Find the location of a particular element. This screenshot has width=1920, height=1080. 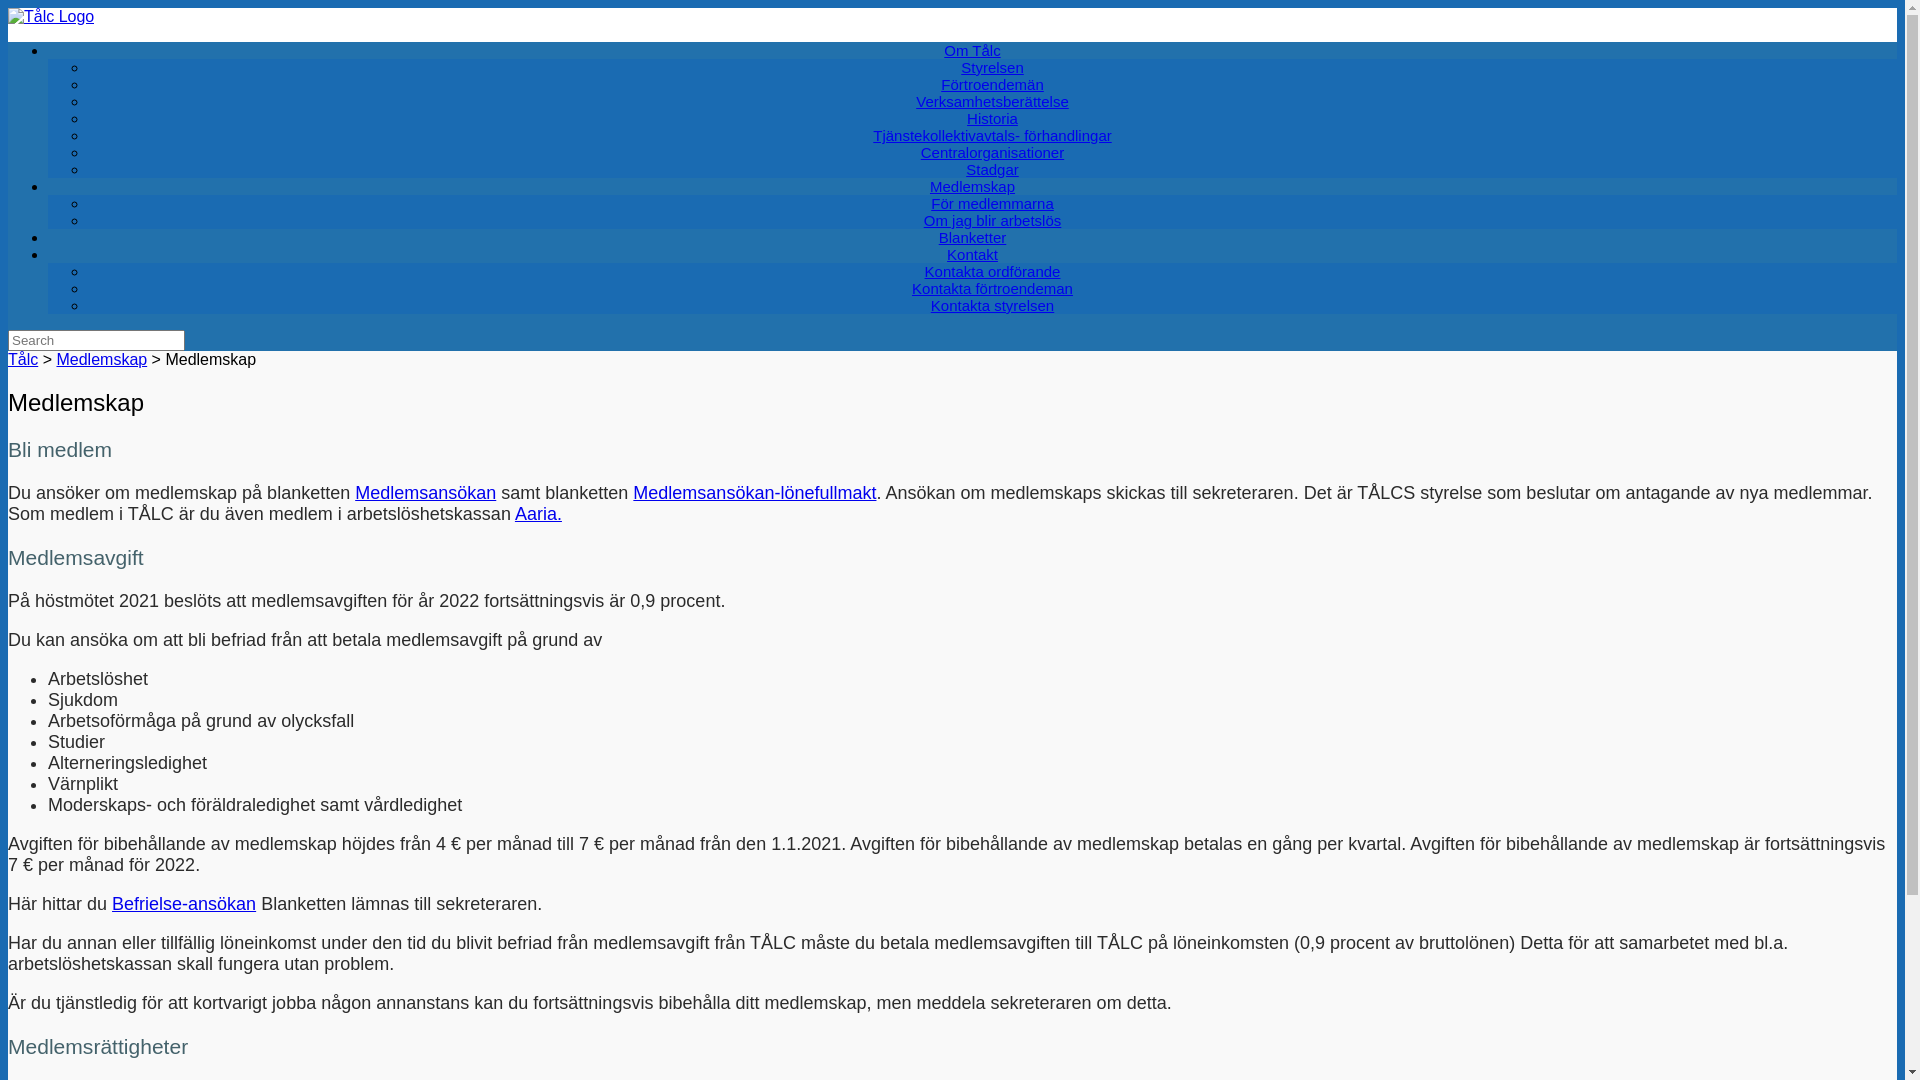

'Skip to content' is located at coordinates (7, 7).